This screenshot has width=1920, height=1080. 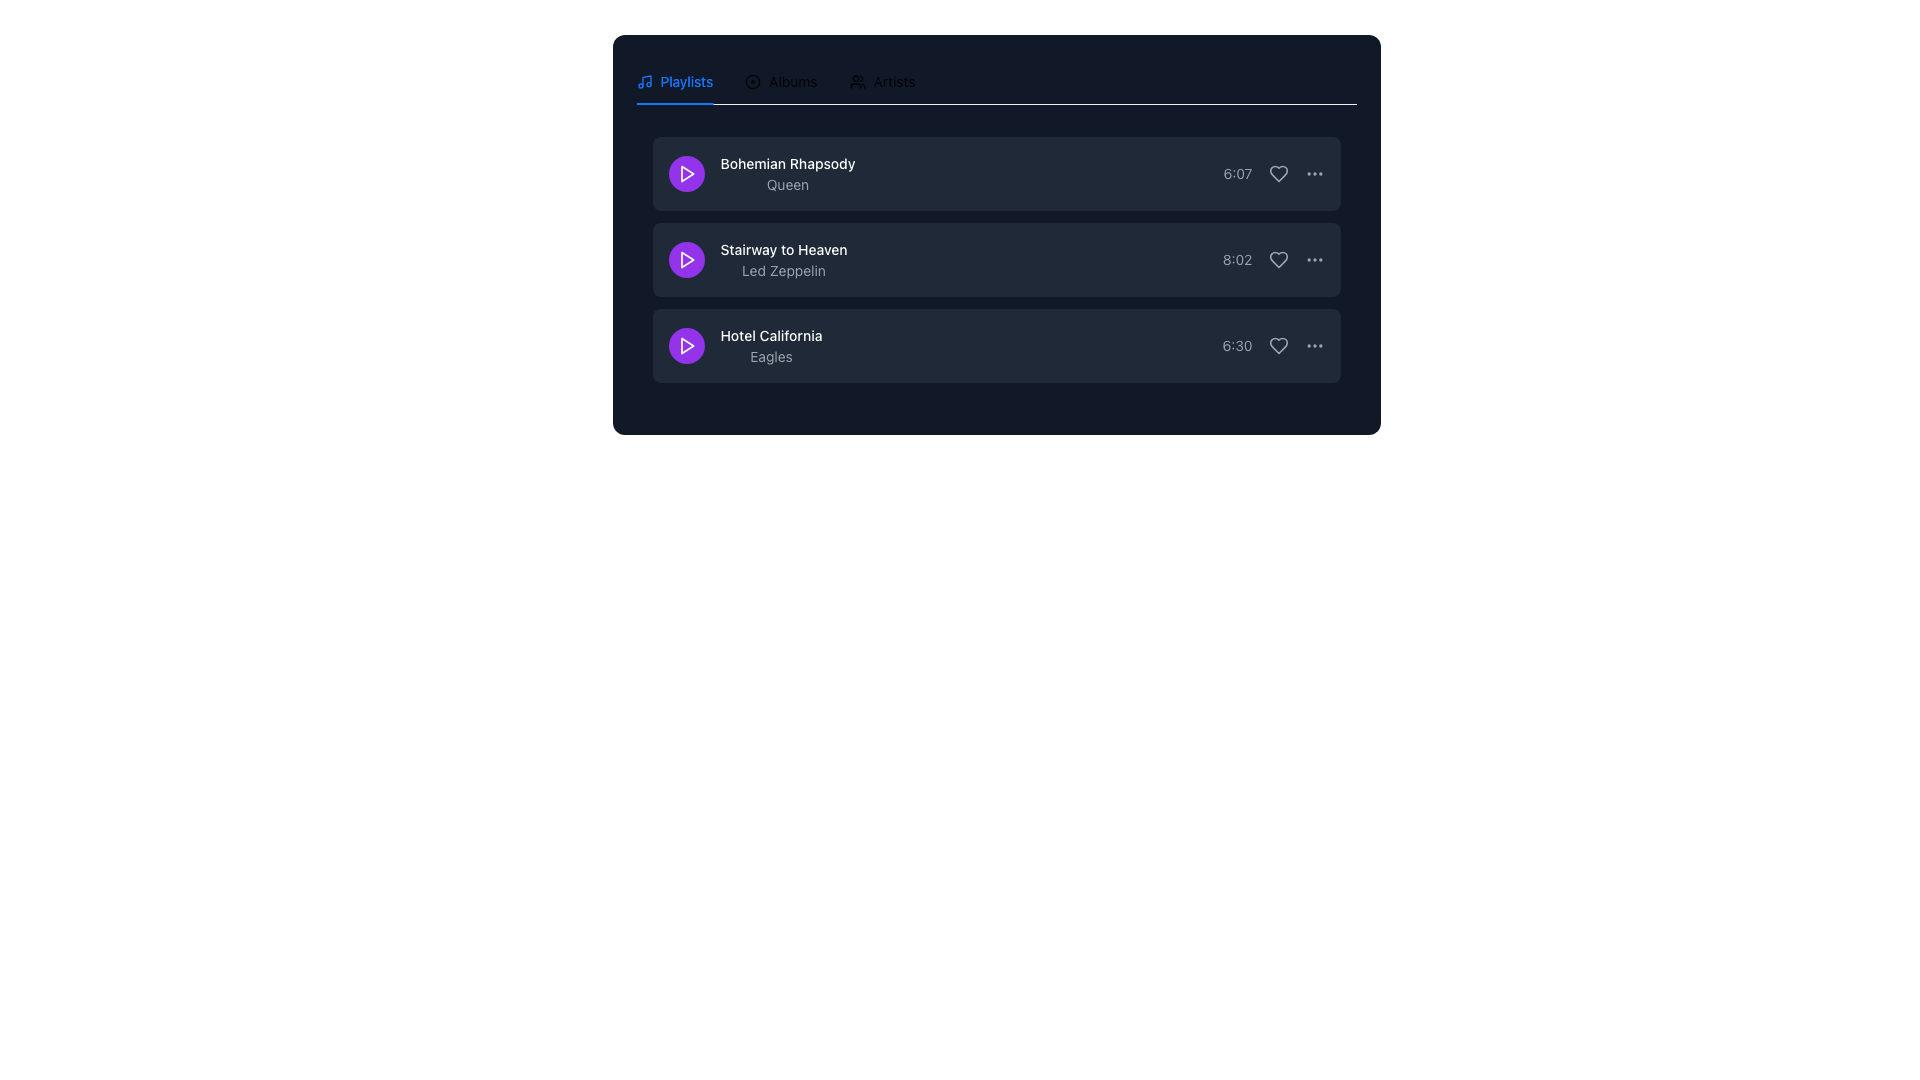 What do you see at coordinates (770, 345) in the screenshot?
I see `the text label displaying the title 'Hotel California' and subtitle 'Eagles', which is located below 'Bohemian Rhapsody' and 'Stairway to Heaven'` at bounding box center [770, 345].